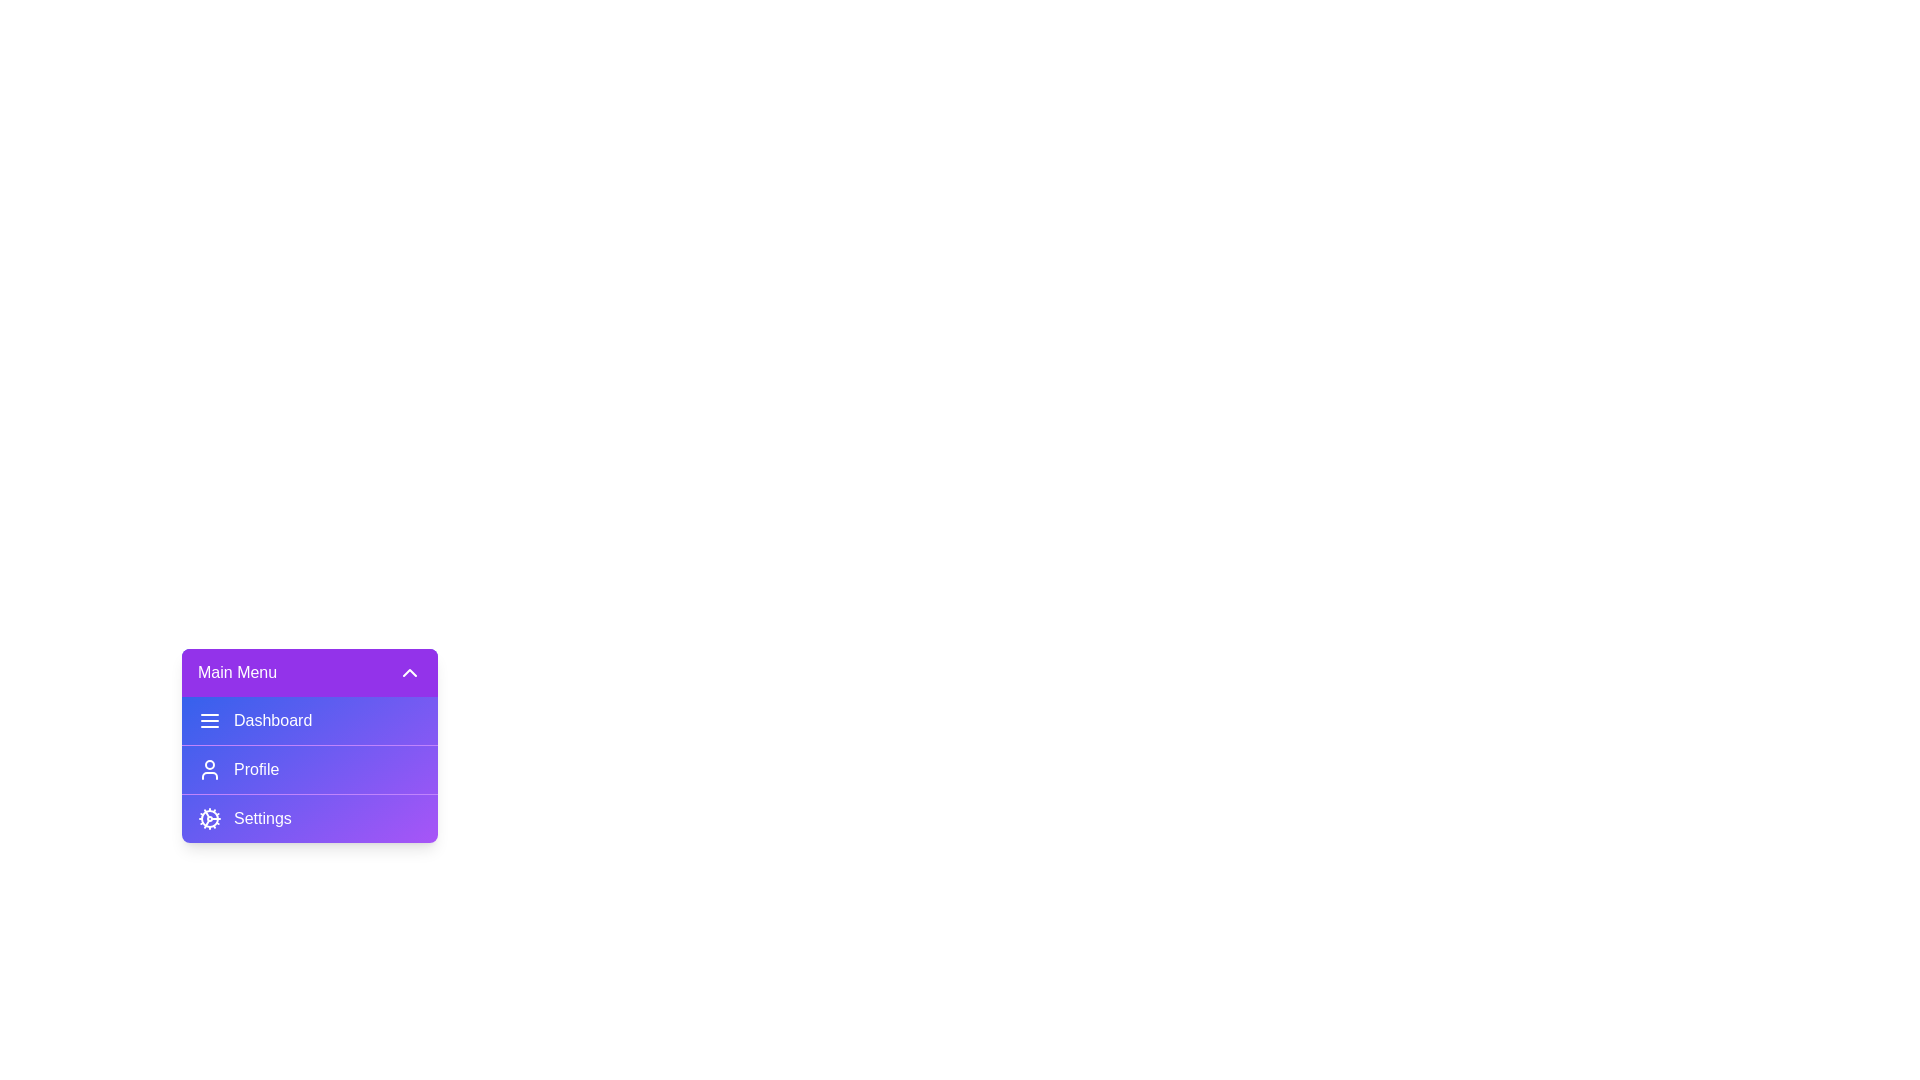 This screenshot has width=1920, height=1080. What do you see at coordinates (210, 818) in the screenshot?
I see `the settings icon located to the left of the 'Settings' menu item in the vertical navigation menu` at bounding box center [210, 818].